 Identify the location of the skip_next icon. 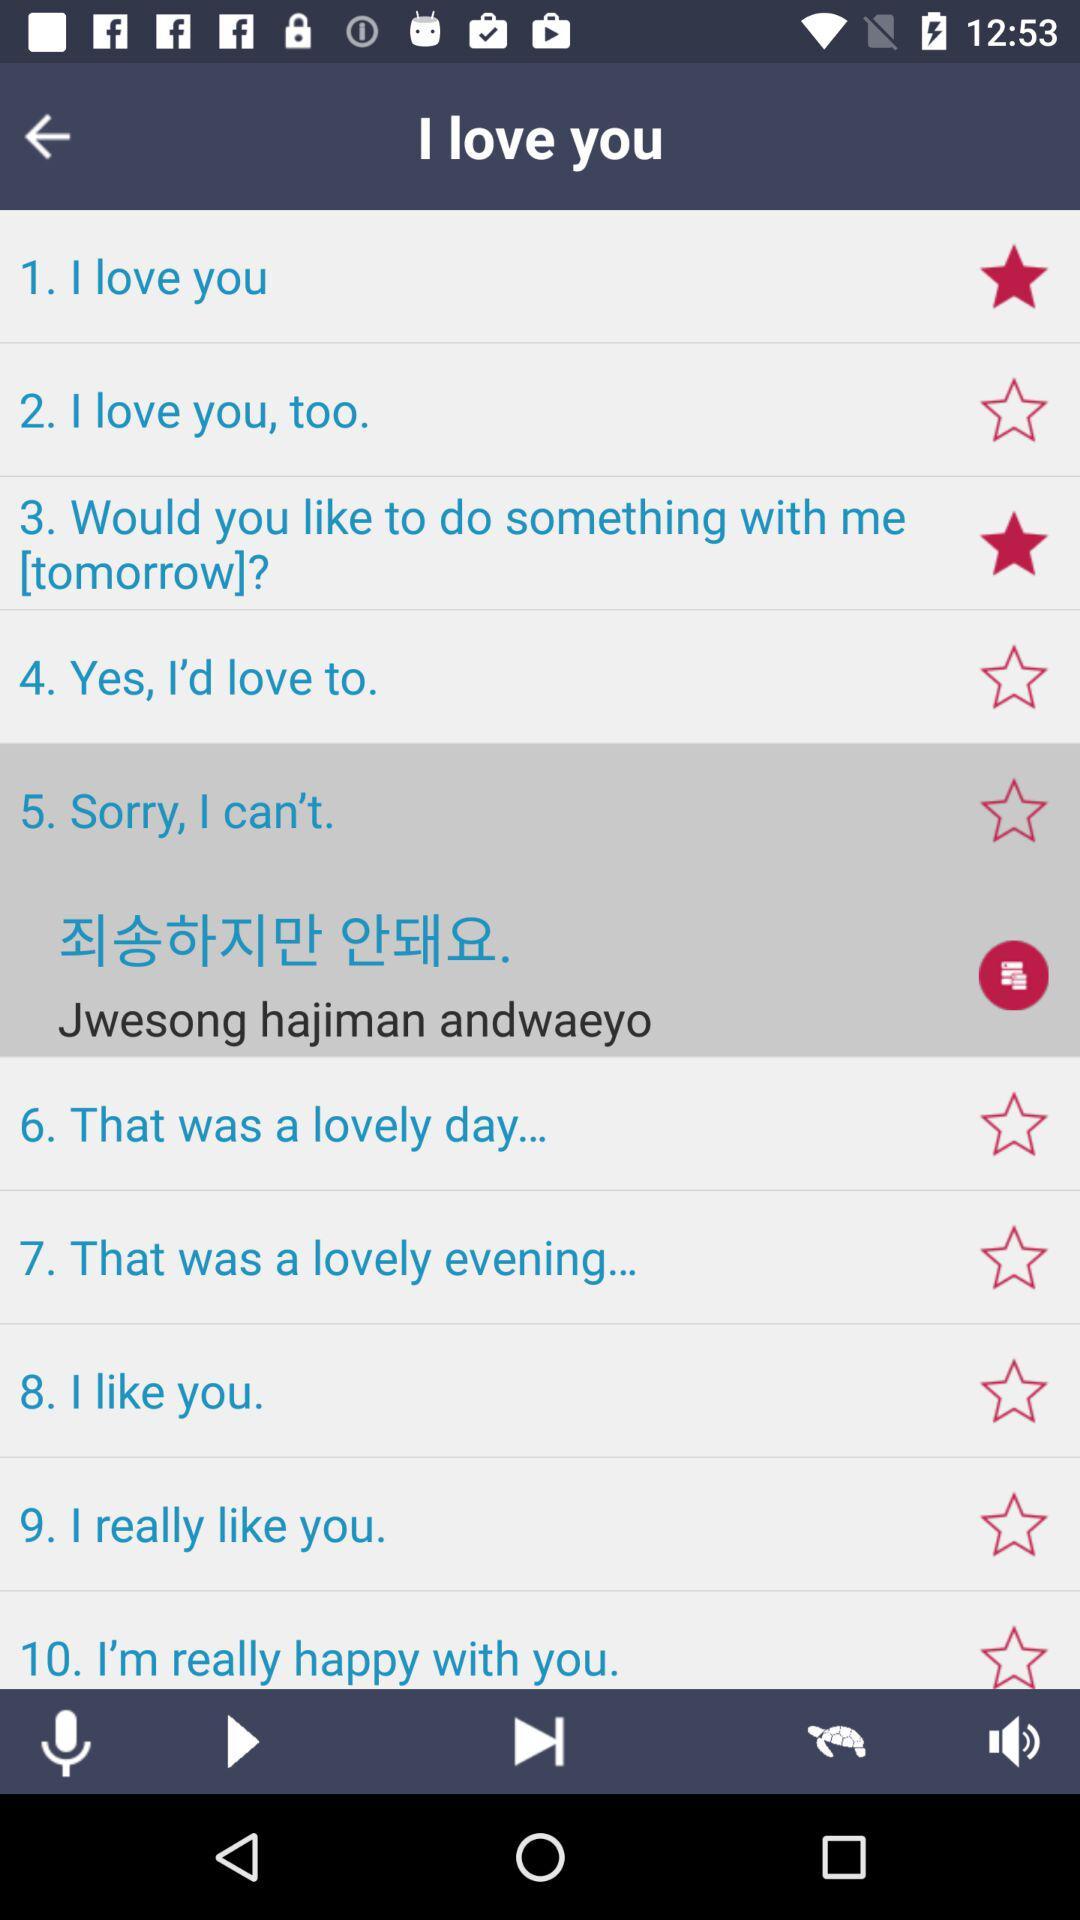
(538, 1740).